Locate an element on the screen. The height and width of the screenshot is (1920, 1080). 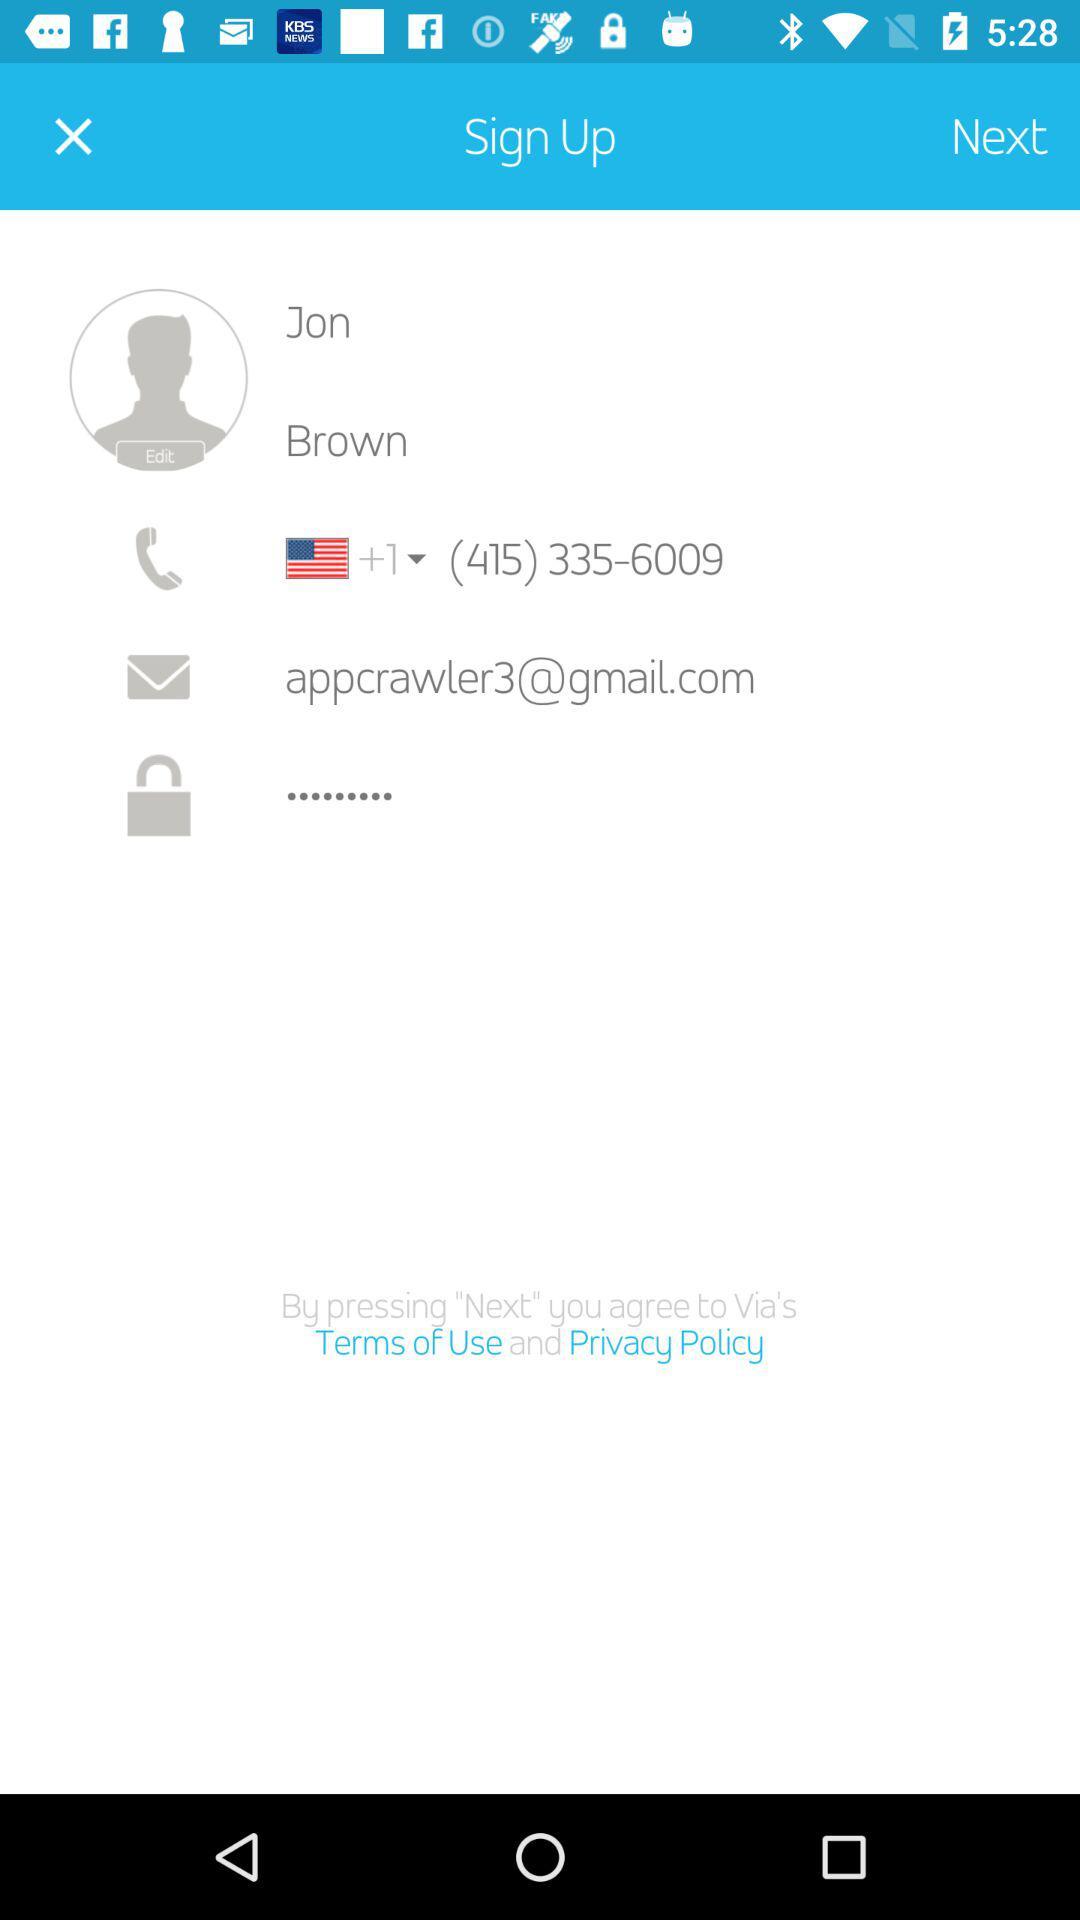
the icon above the crowd3116 icon is located at coordinates (667, 677).